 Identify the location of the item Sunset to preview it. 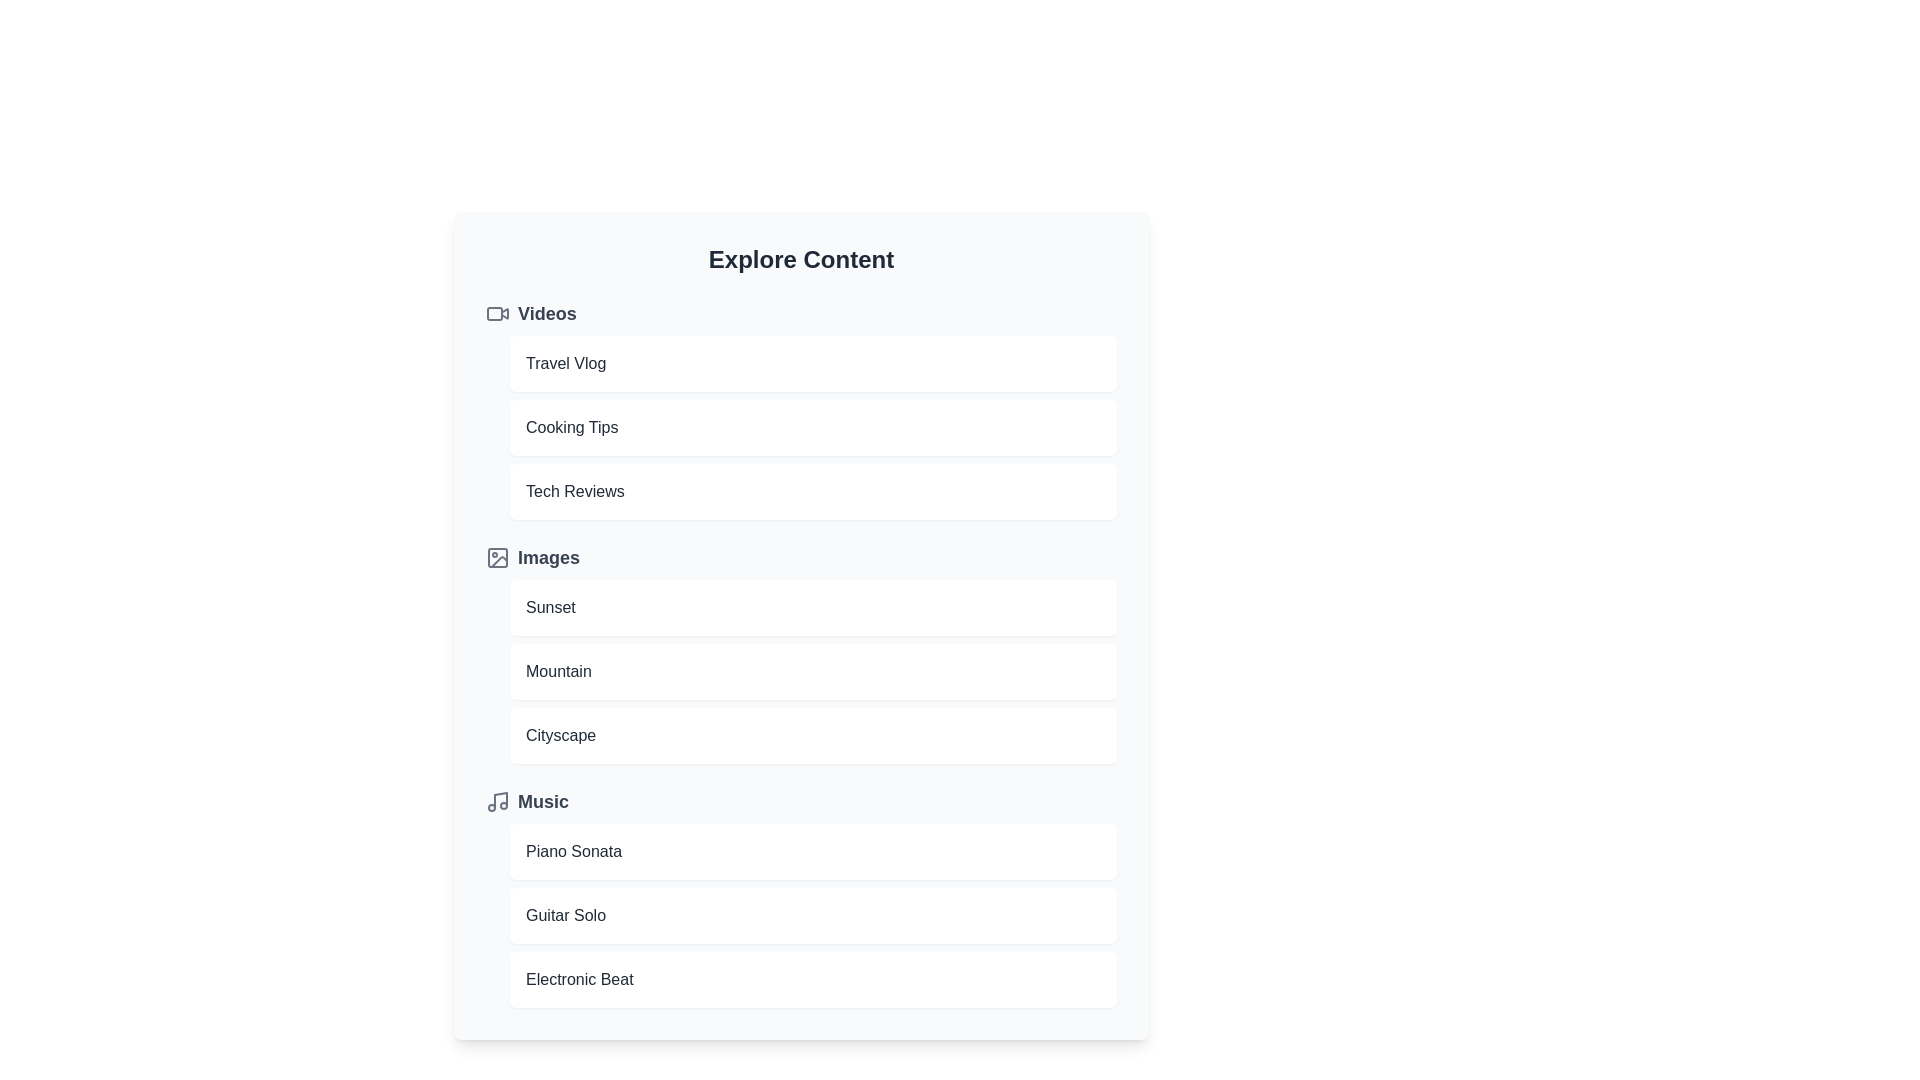
(813, 607).